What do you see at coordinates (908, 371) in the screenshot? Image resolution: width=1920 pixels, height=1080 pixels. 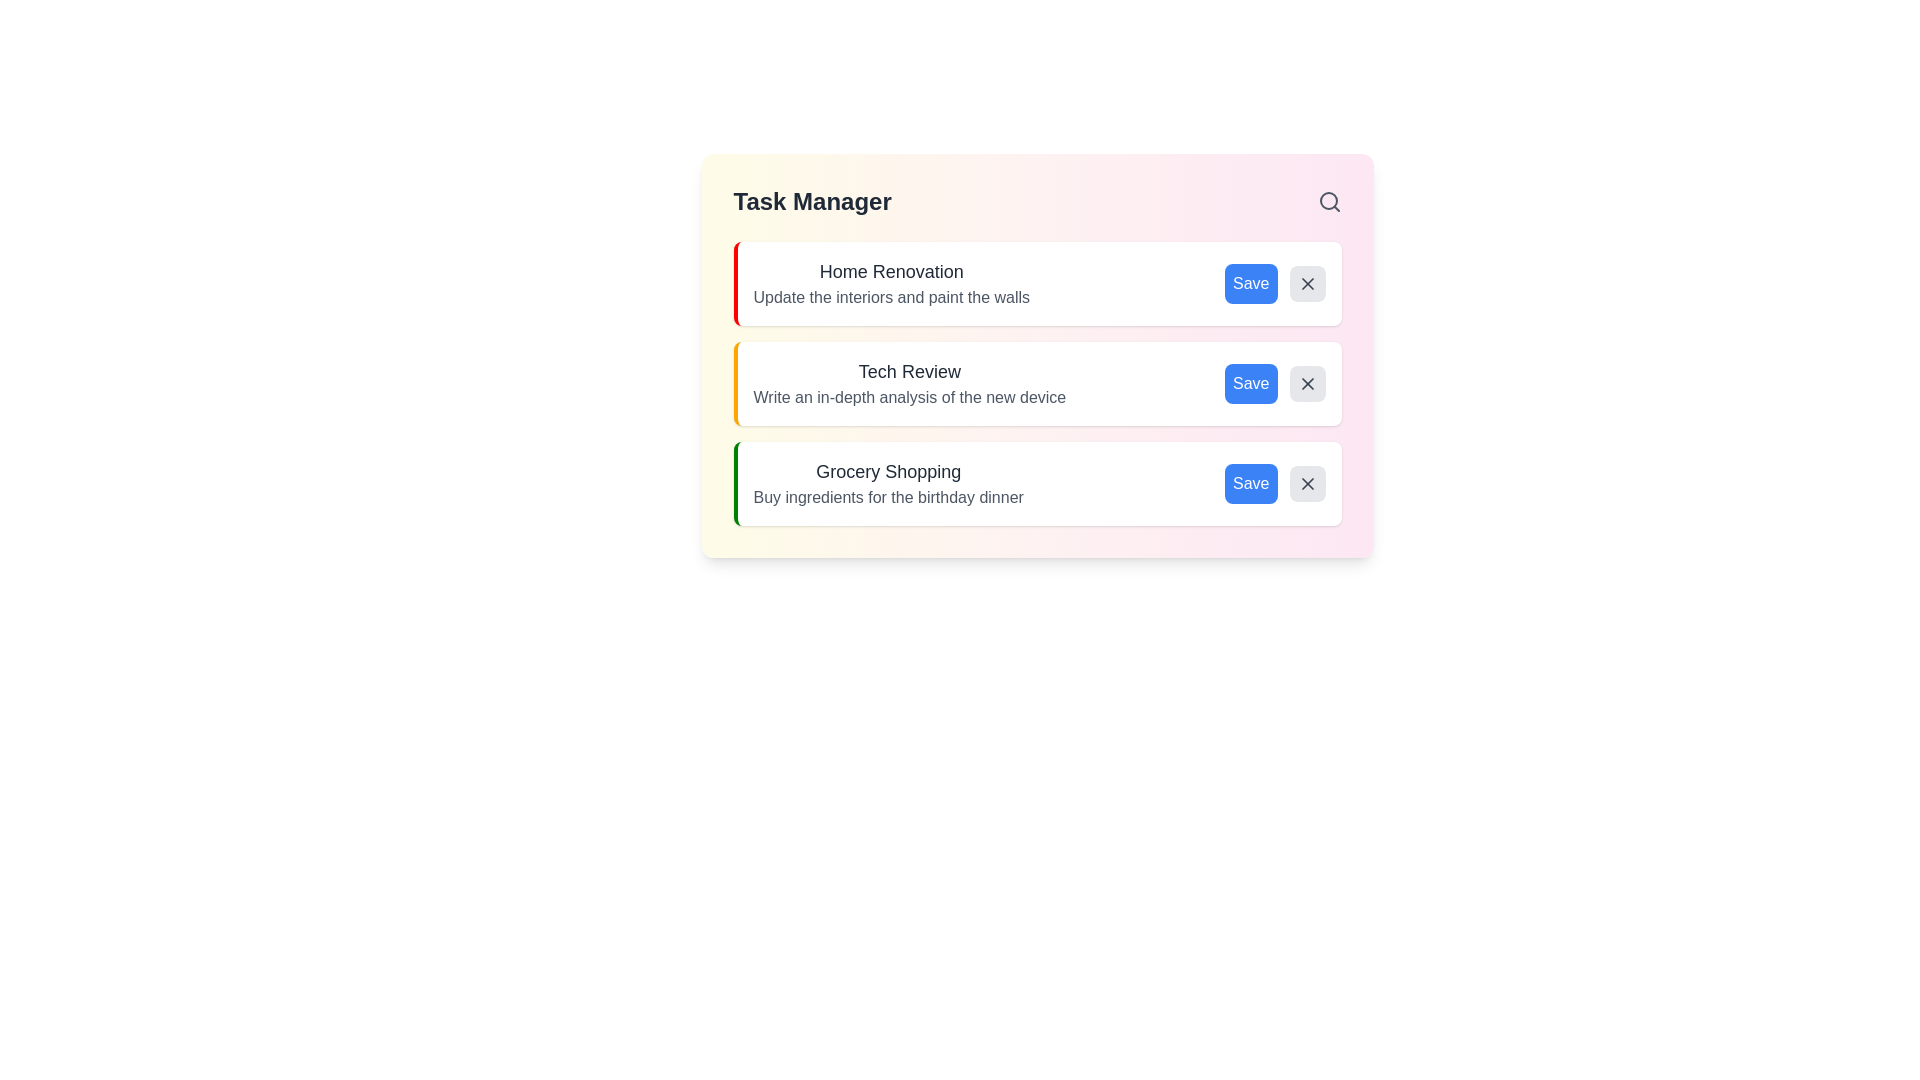 I see `the title of the task item Tech Review` at bounding box center [908, 371].